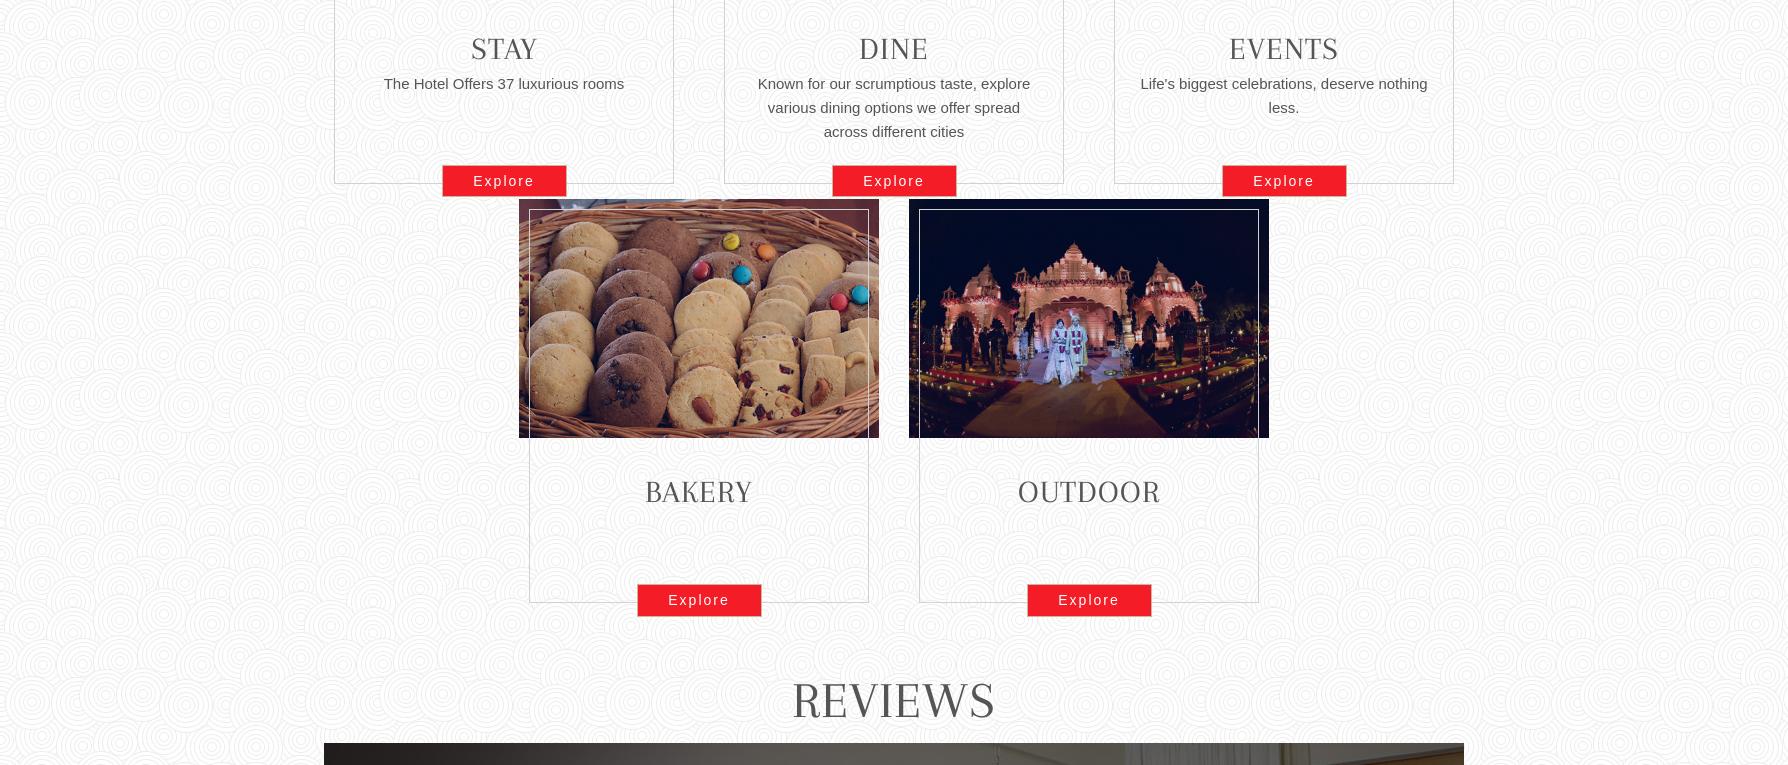  What do you see at coordinates (697, 491) in the screenshot?
I see `'Bakery'` at bounding box center [697, 491].